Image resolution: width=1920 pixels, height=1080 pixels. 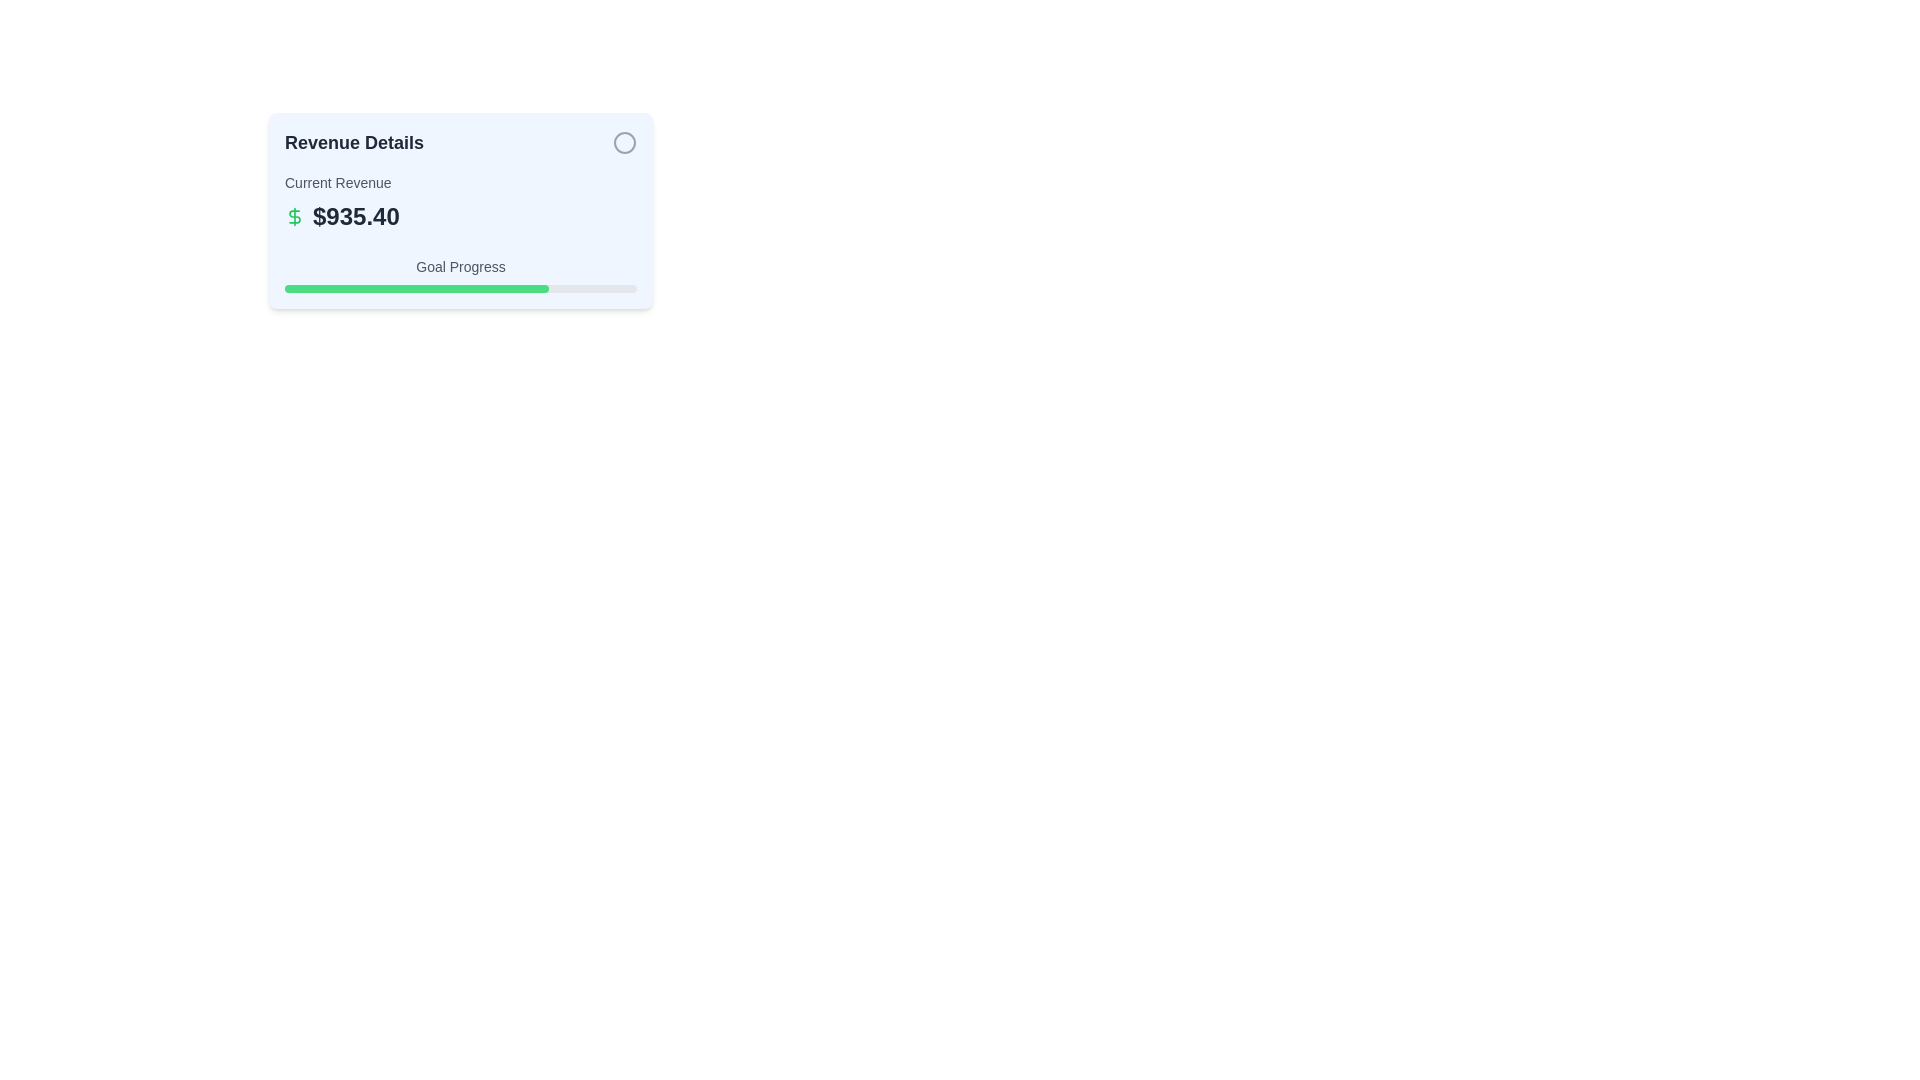 What do you see at coordinates (623, 141) in the screenshot?
I see `the circle icon located at the top-right corner of the 'Revenue Details' card` at bounding box center [623, 141].